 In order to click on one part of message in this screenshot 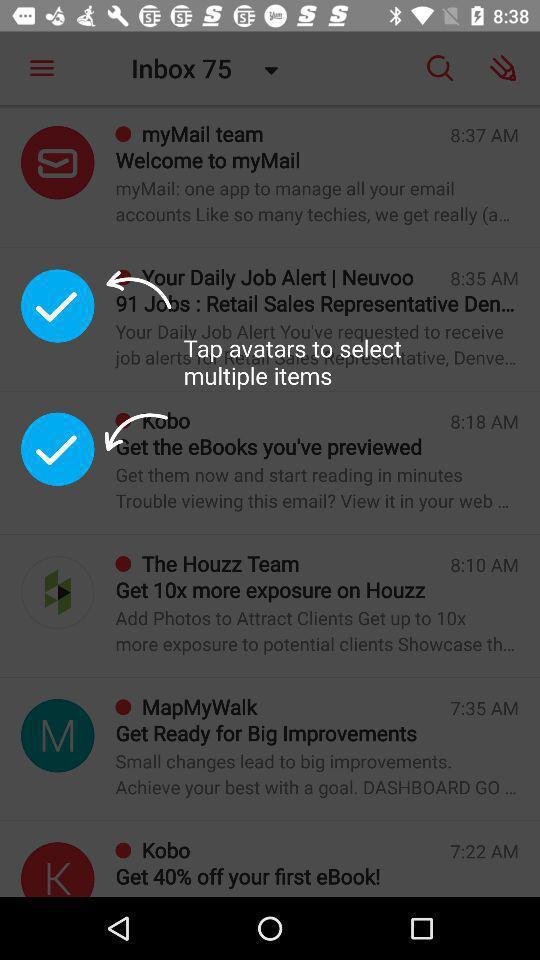, I will do `click(57, 449)`.